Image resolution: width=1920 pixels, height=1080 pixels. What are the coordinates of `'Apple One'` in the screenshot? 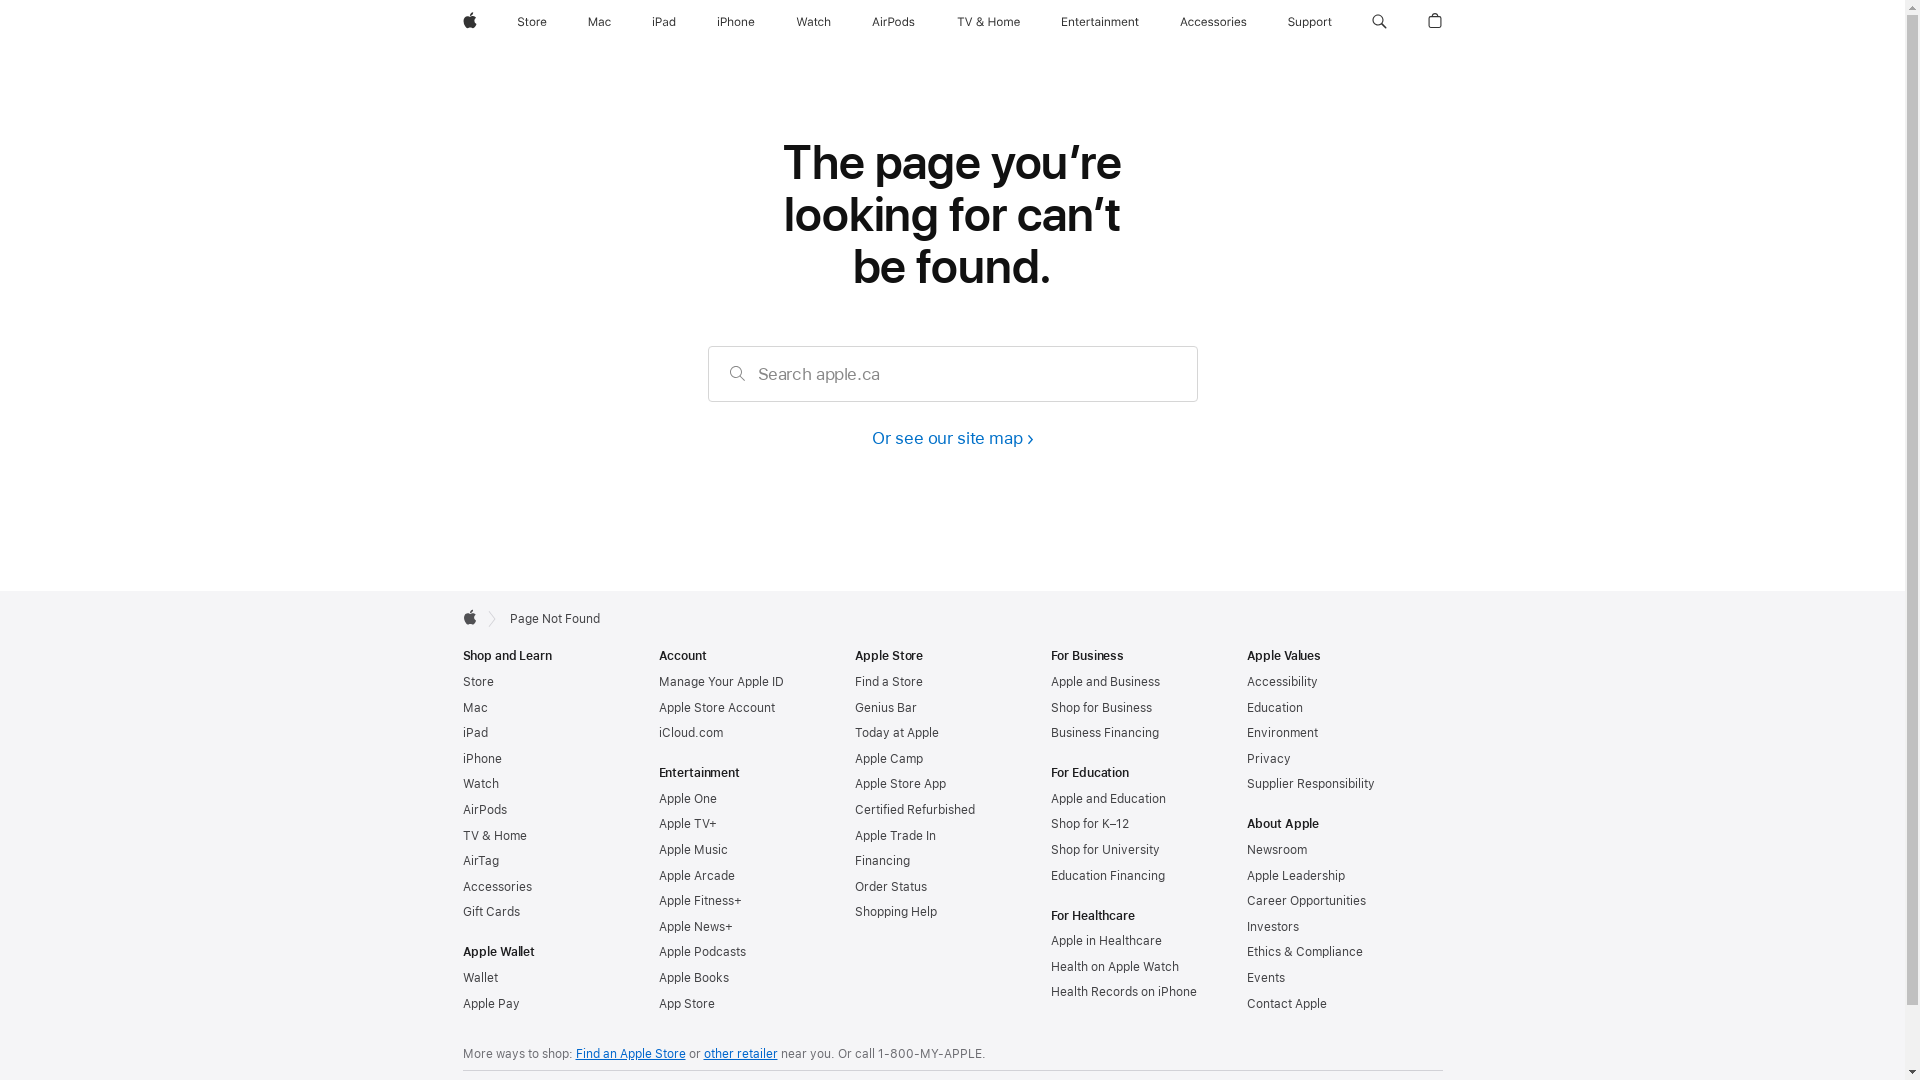 It's located at (657, 797).